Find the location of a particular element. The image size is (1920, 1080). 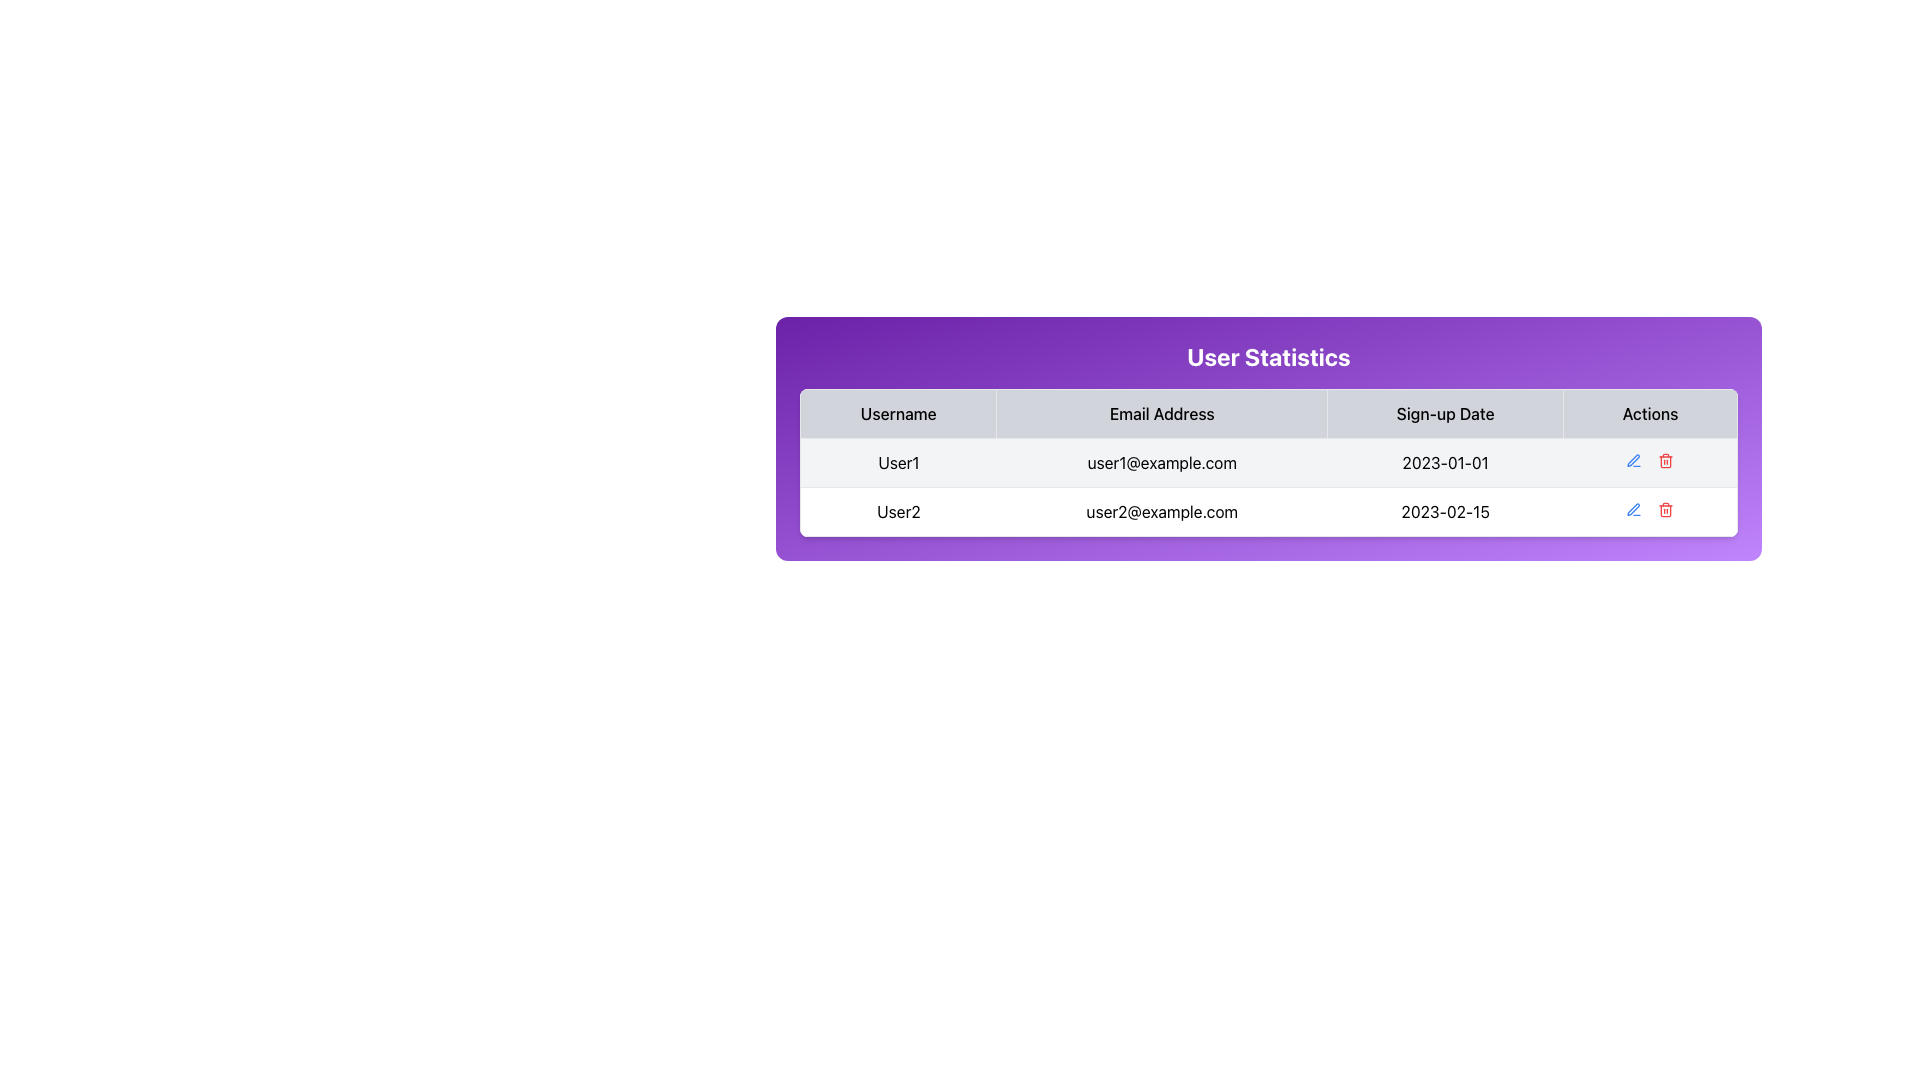

the static text label displaying 'User1', which is located in the first column of the user information table row is located at coordinates (897, 462).